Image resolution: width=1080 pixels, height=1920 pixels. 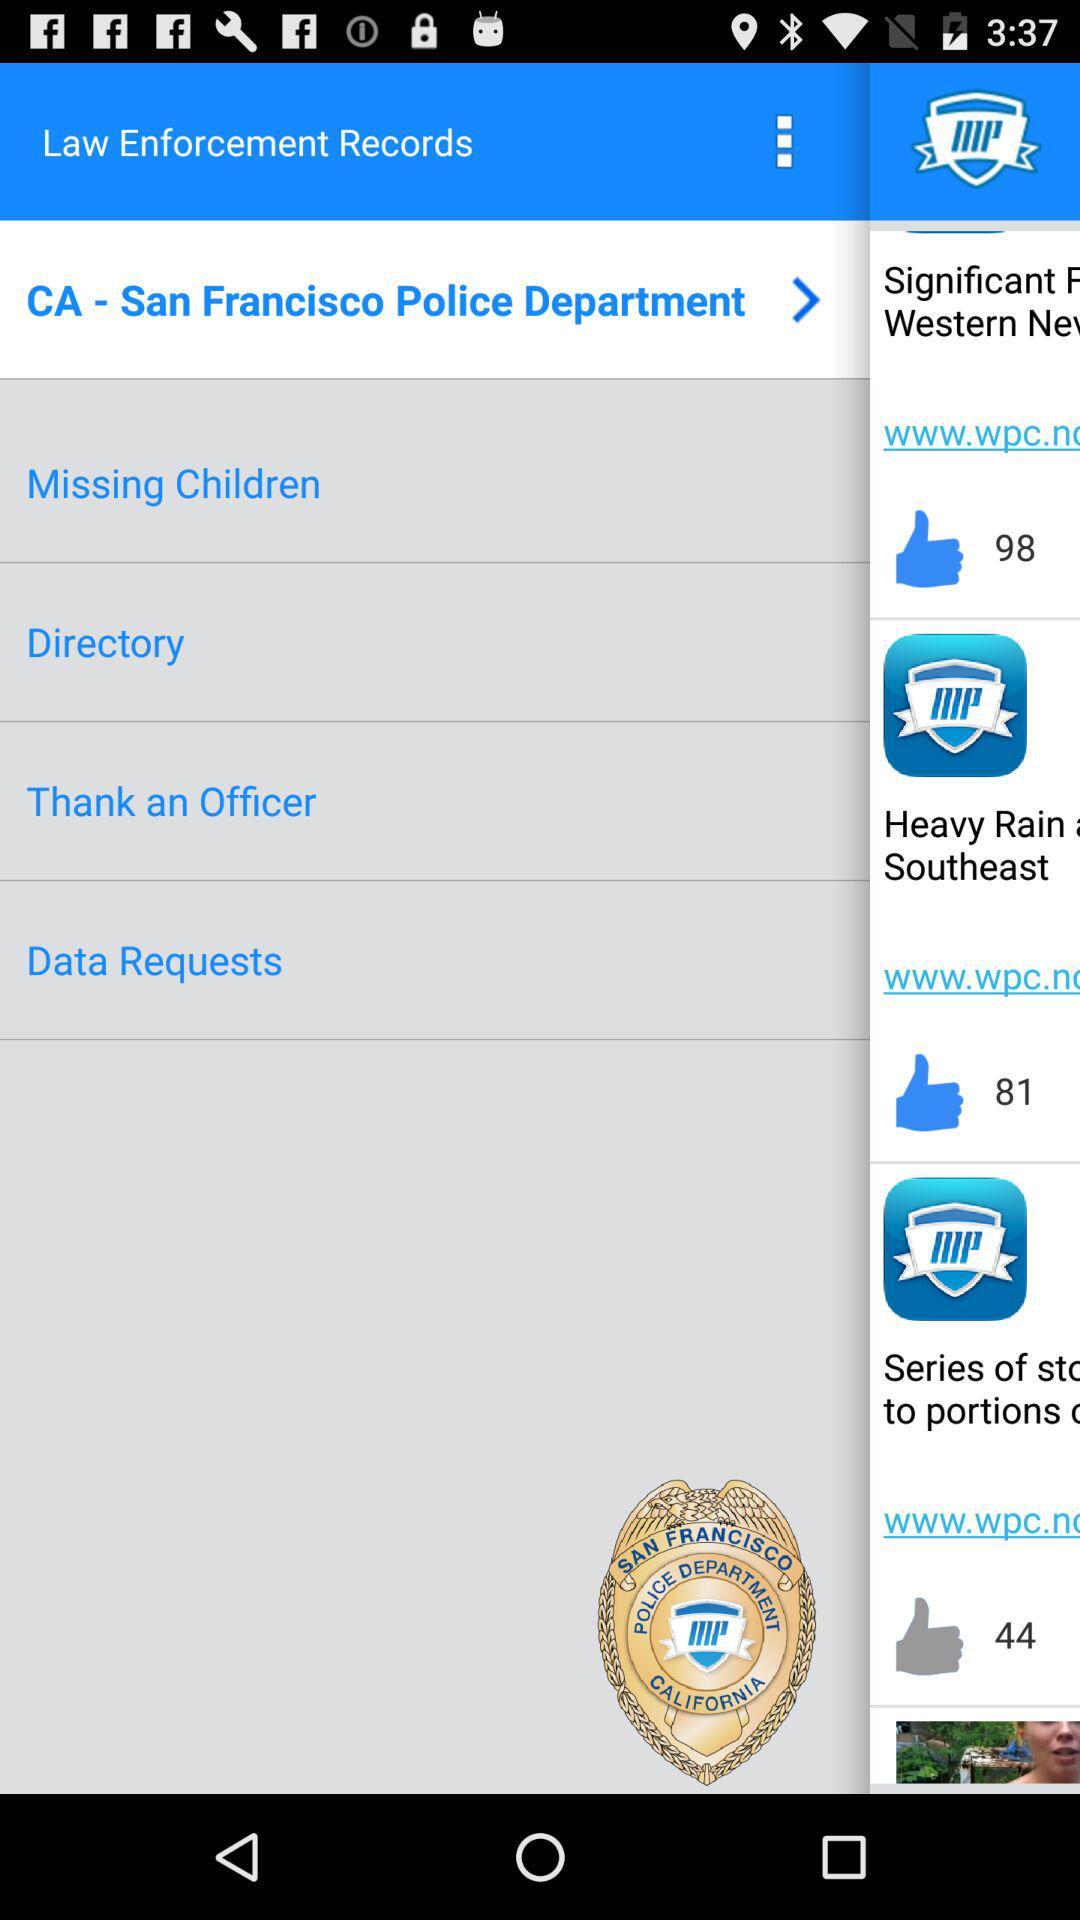 What do you see at coordinates (172, 482) in the screenshot?
I see `missing children app` at bounding box center [172, 482].